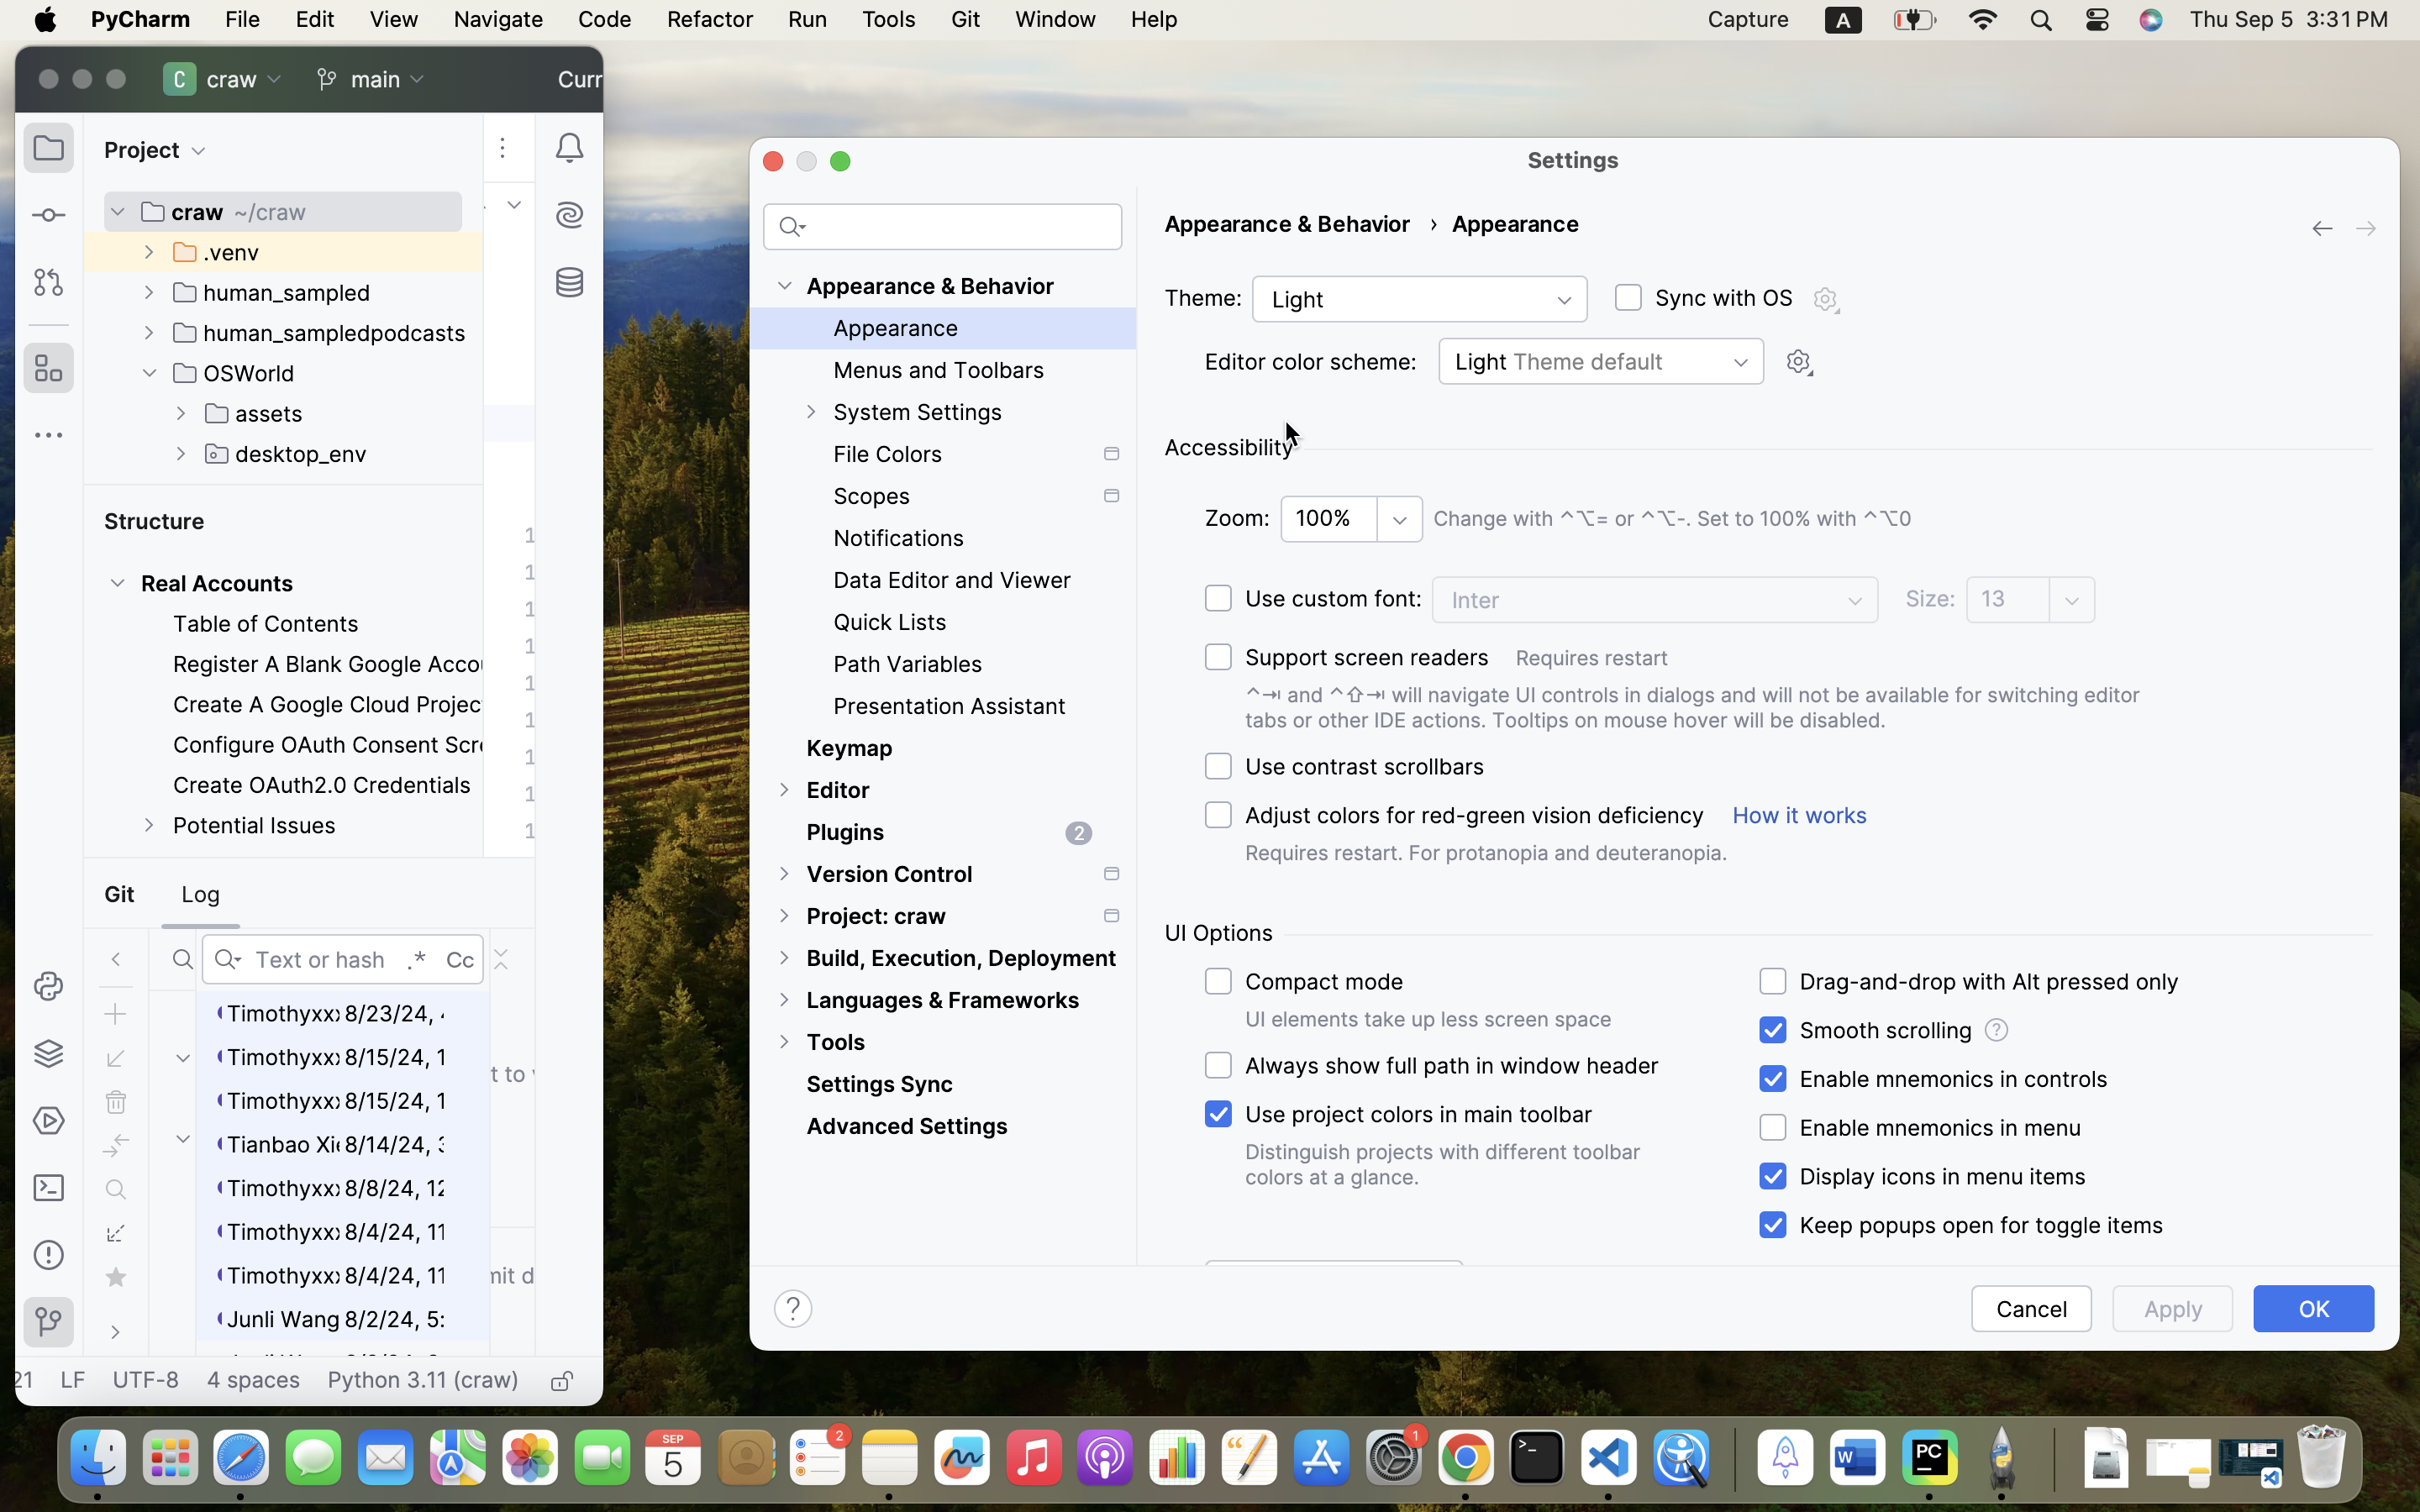 The width and height of the screenshot is (2420, 1512). What do you see at coordinates (1218, 932) in the screenshot?
I see `'UI Options'` at bounding box center [1218, 932].